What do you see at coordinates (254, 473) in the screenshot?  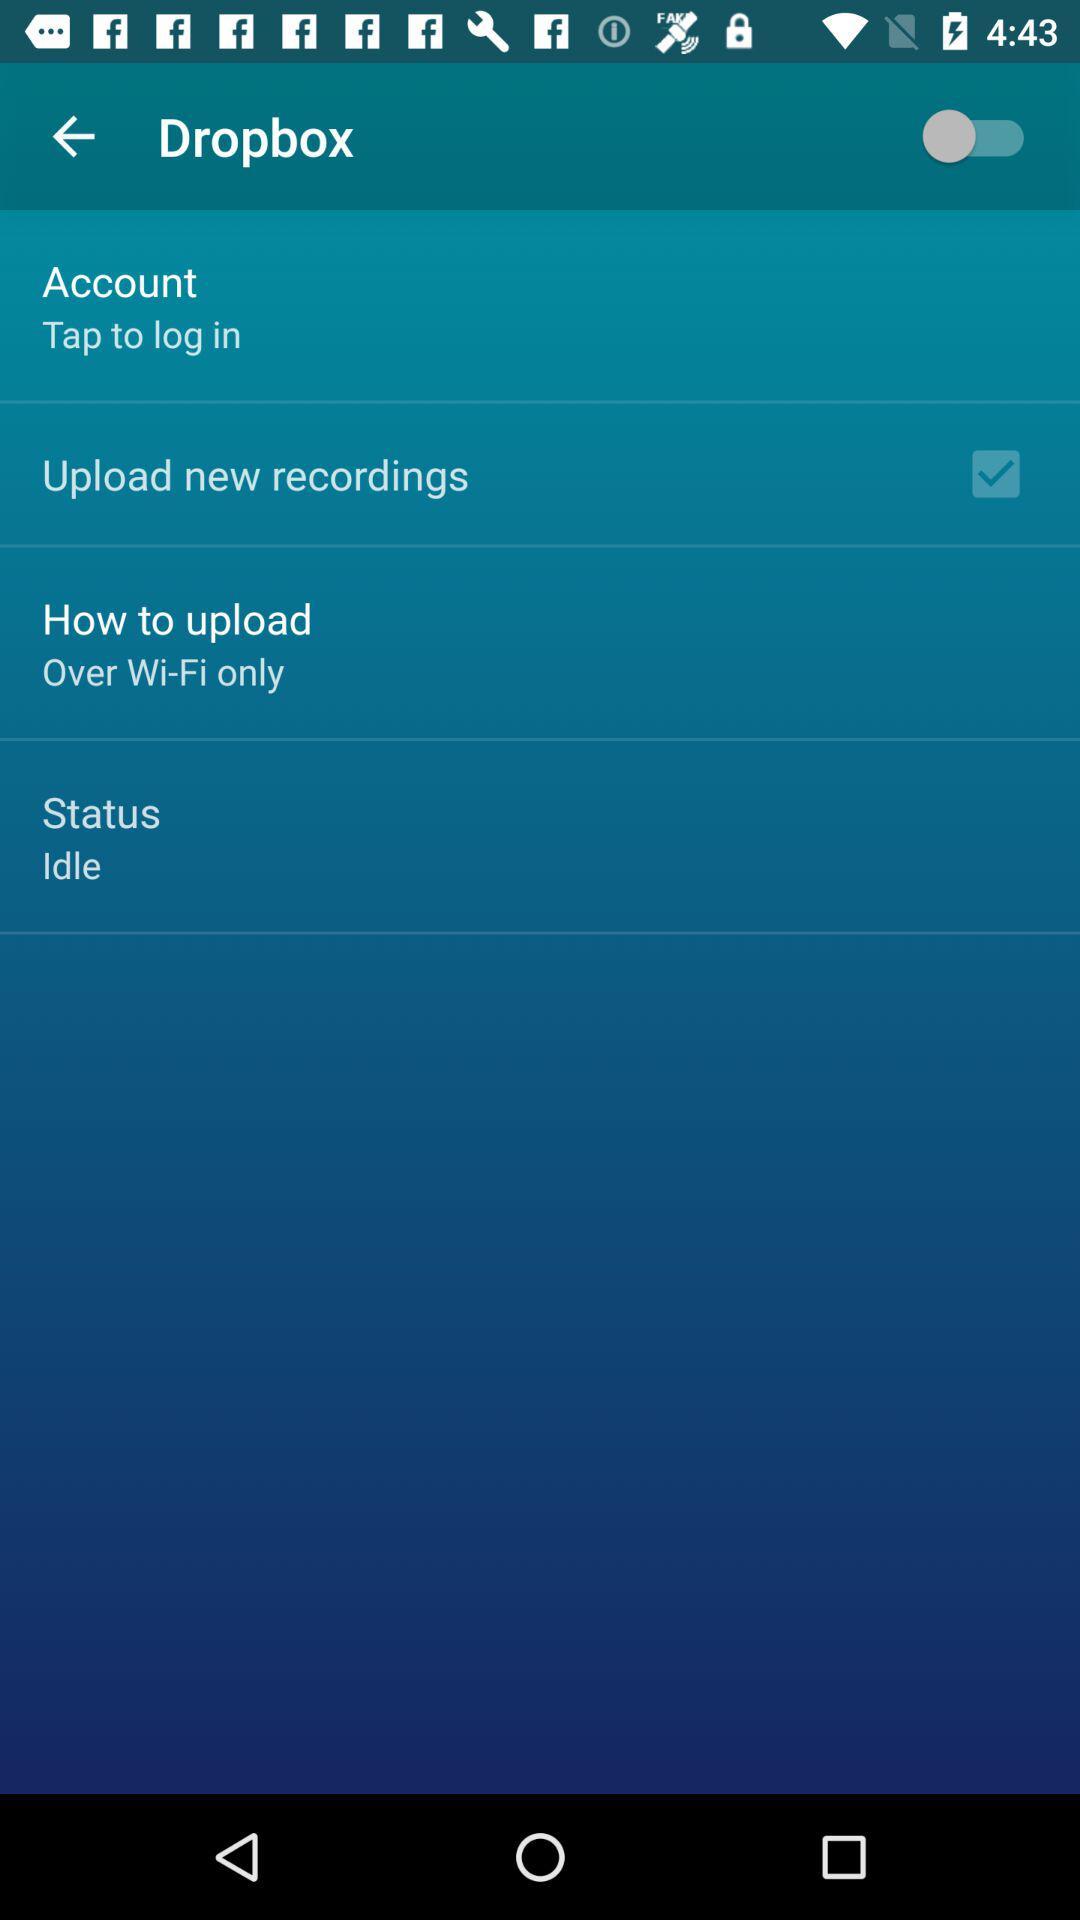 I see `the icon above the how to upload icon` at bounding box center [254, 473].